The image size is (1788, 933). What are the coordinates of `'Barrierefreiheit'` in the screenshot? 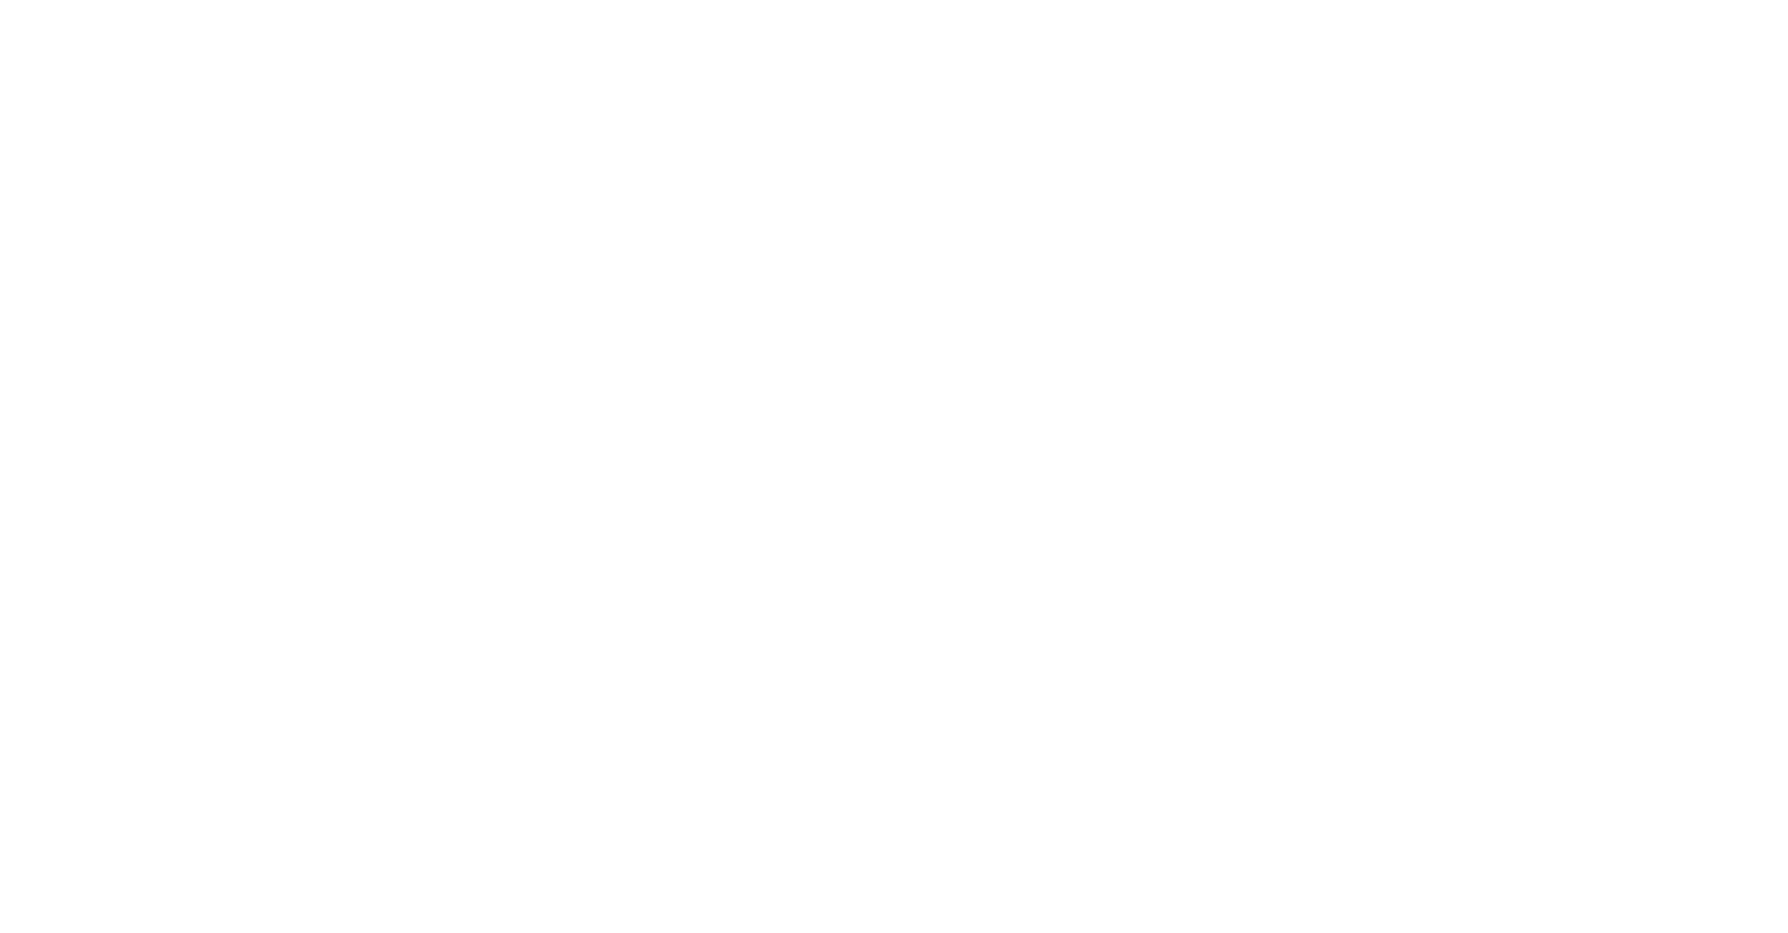 It's located at (97, 579).